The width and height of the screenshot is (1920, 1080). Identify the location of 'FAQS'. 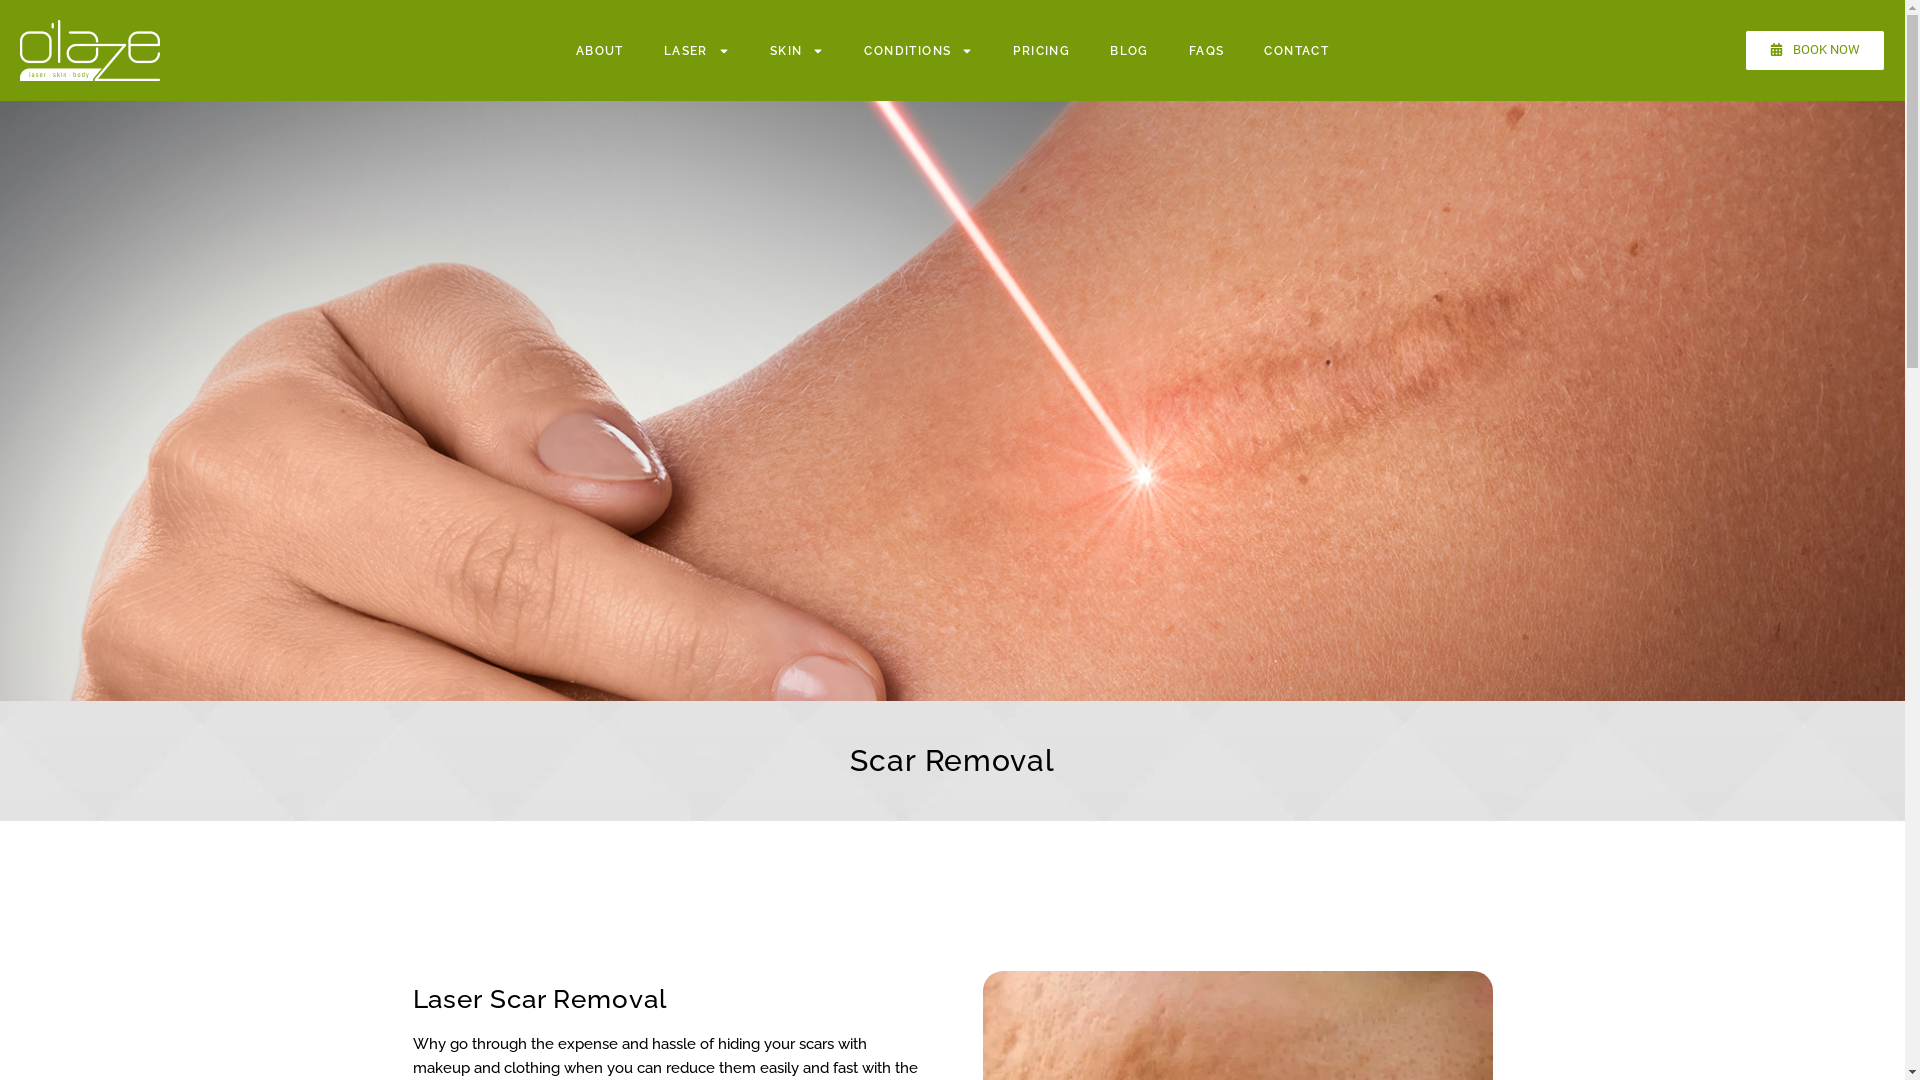
(1205, 49).